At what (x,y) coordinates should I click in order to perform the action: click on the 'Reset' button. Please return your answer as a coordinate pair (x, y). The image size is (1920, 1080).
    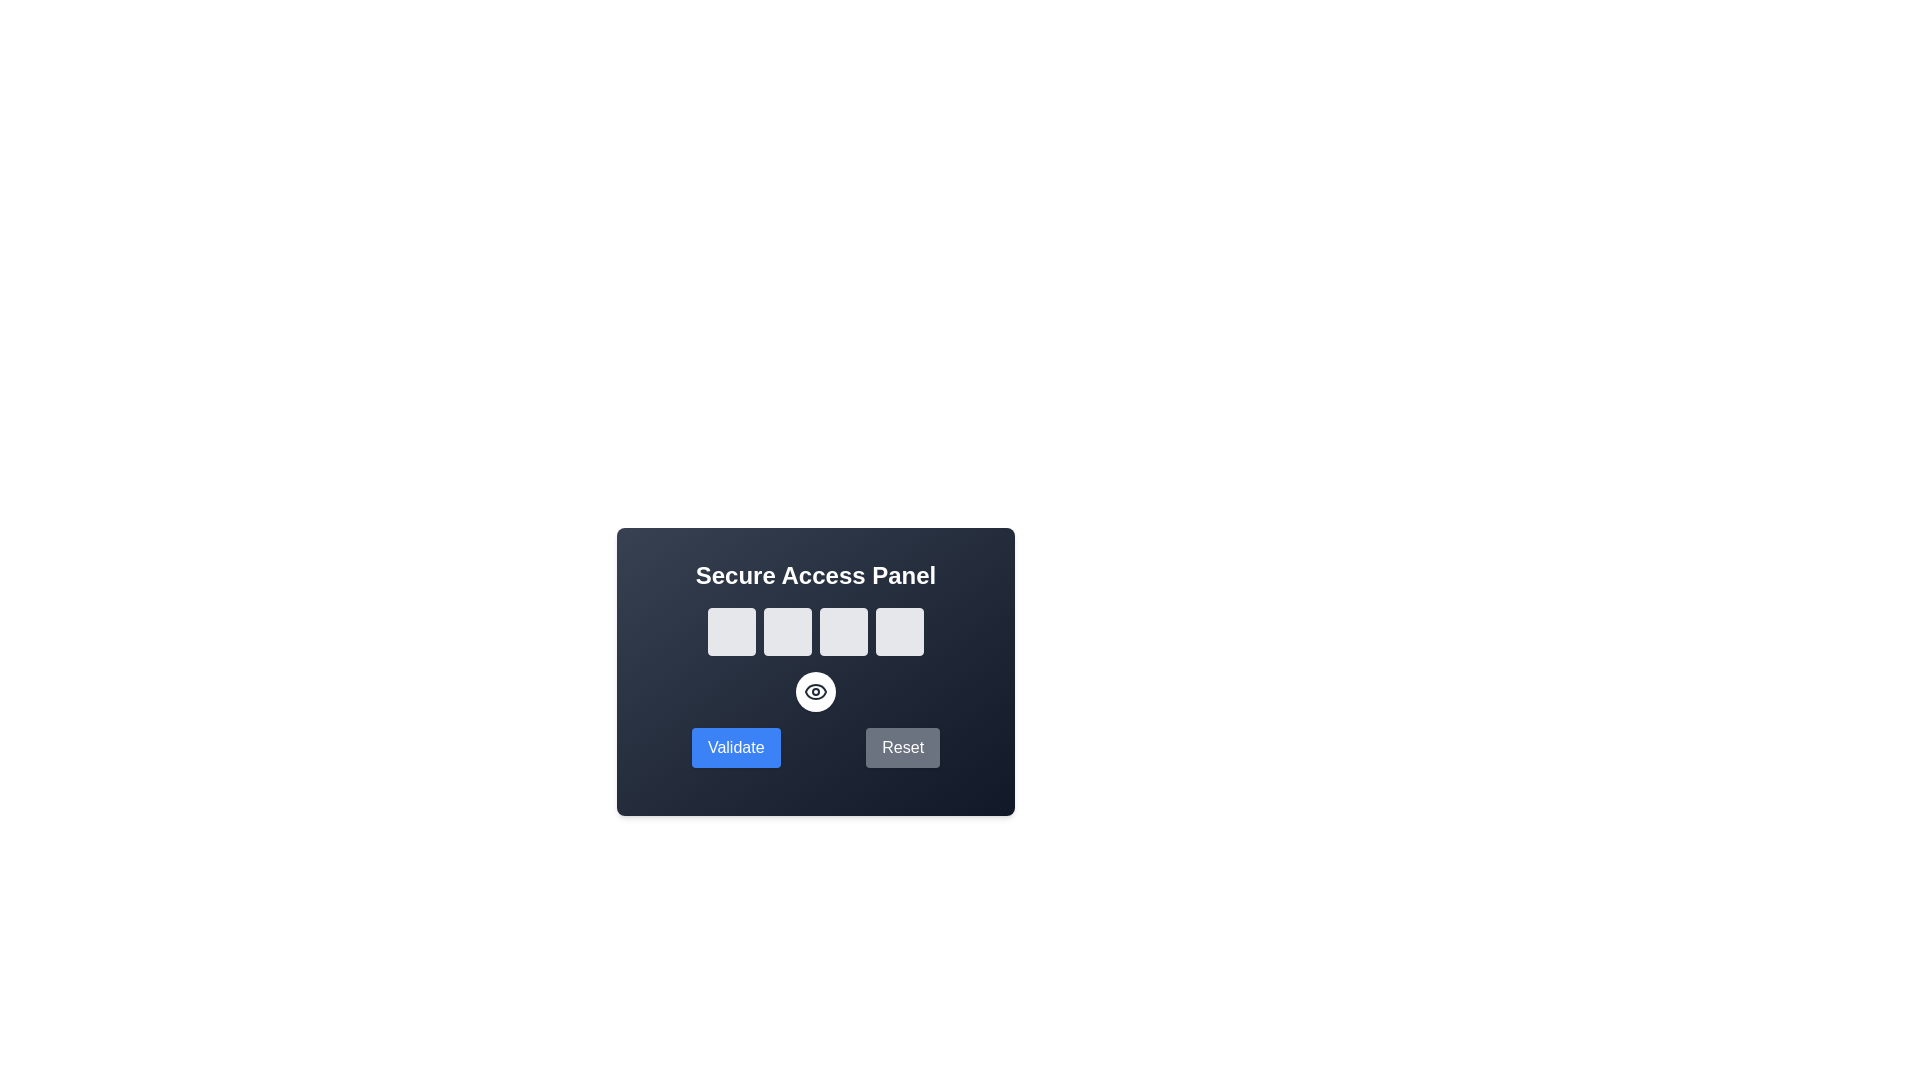
    Looking at the image, I should click on (902, 748).